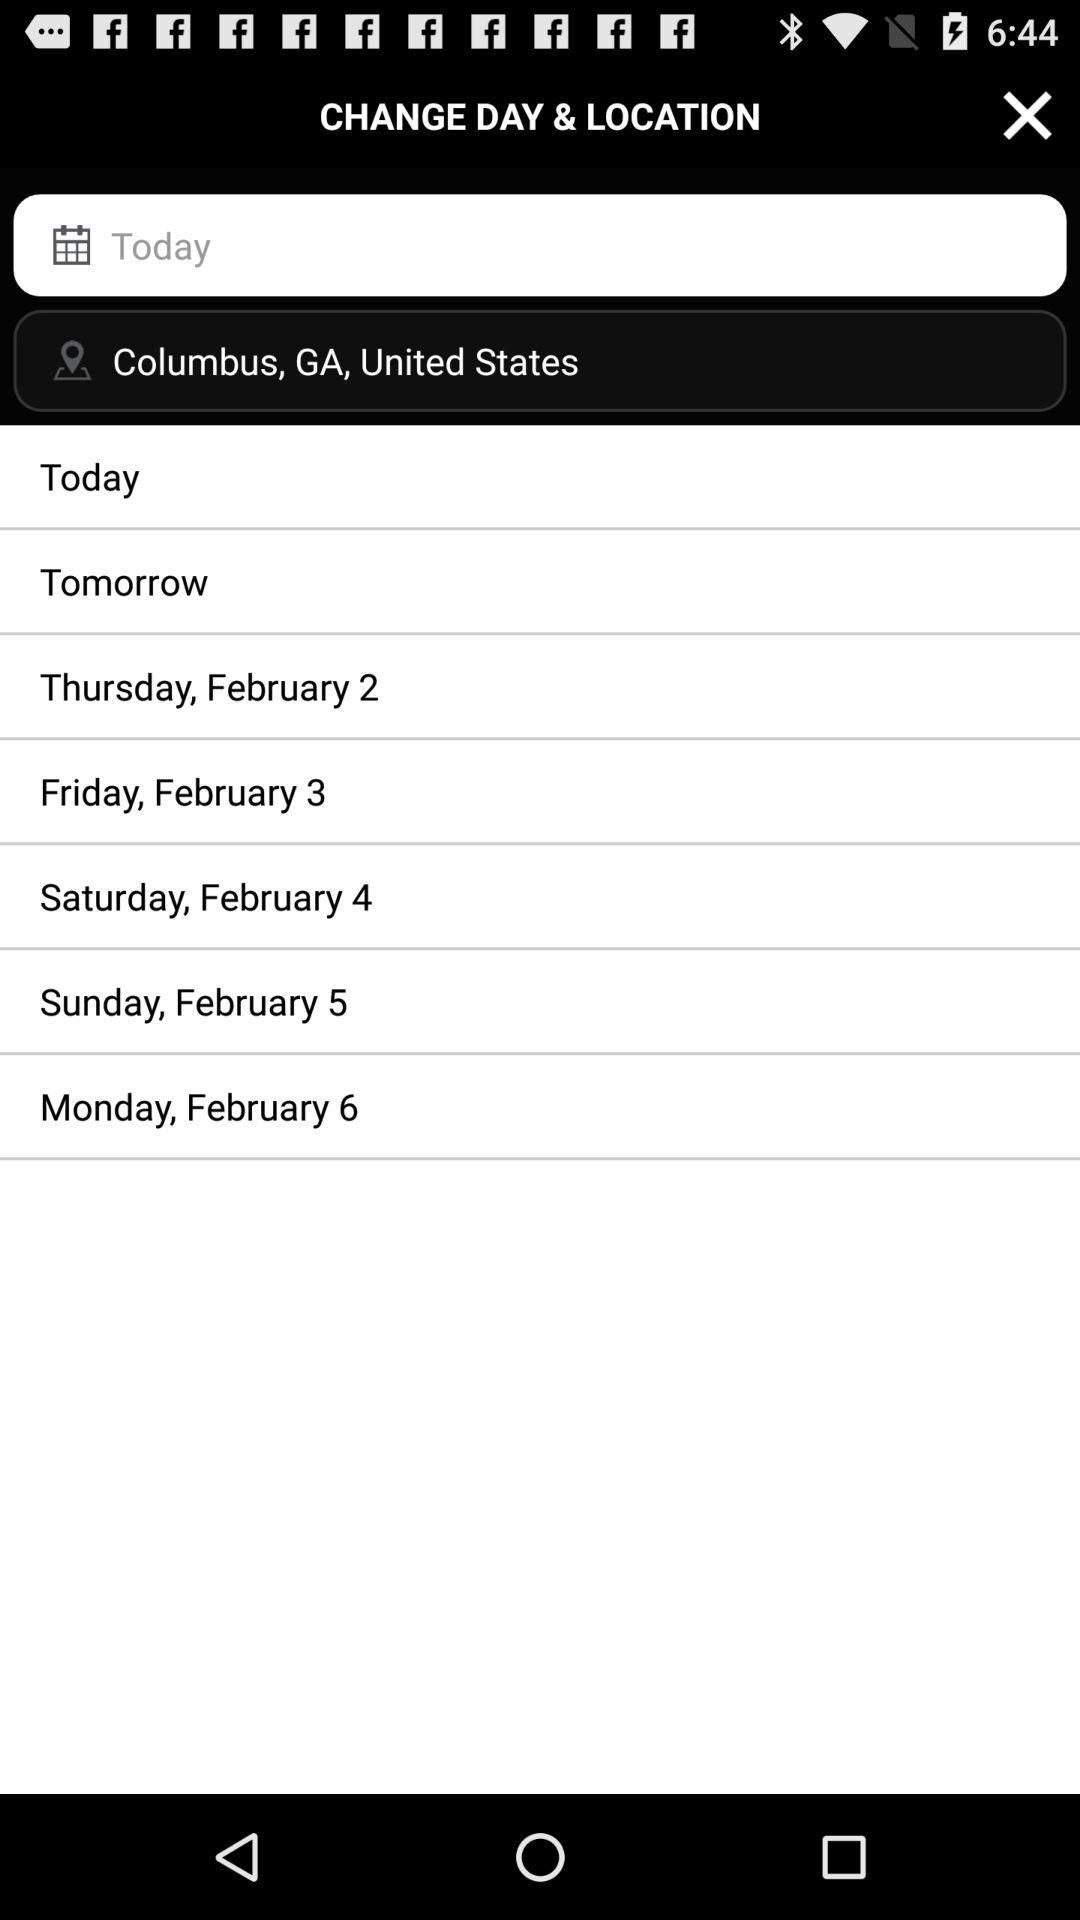 The width and height of the screenshot is (1080, 1920). What do you see at coordinates (540, 580) in the screenshot?
I see `app below the today item` at bounding box center [540, 580].